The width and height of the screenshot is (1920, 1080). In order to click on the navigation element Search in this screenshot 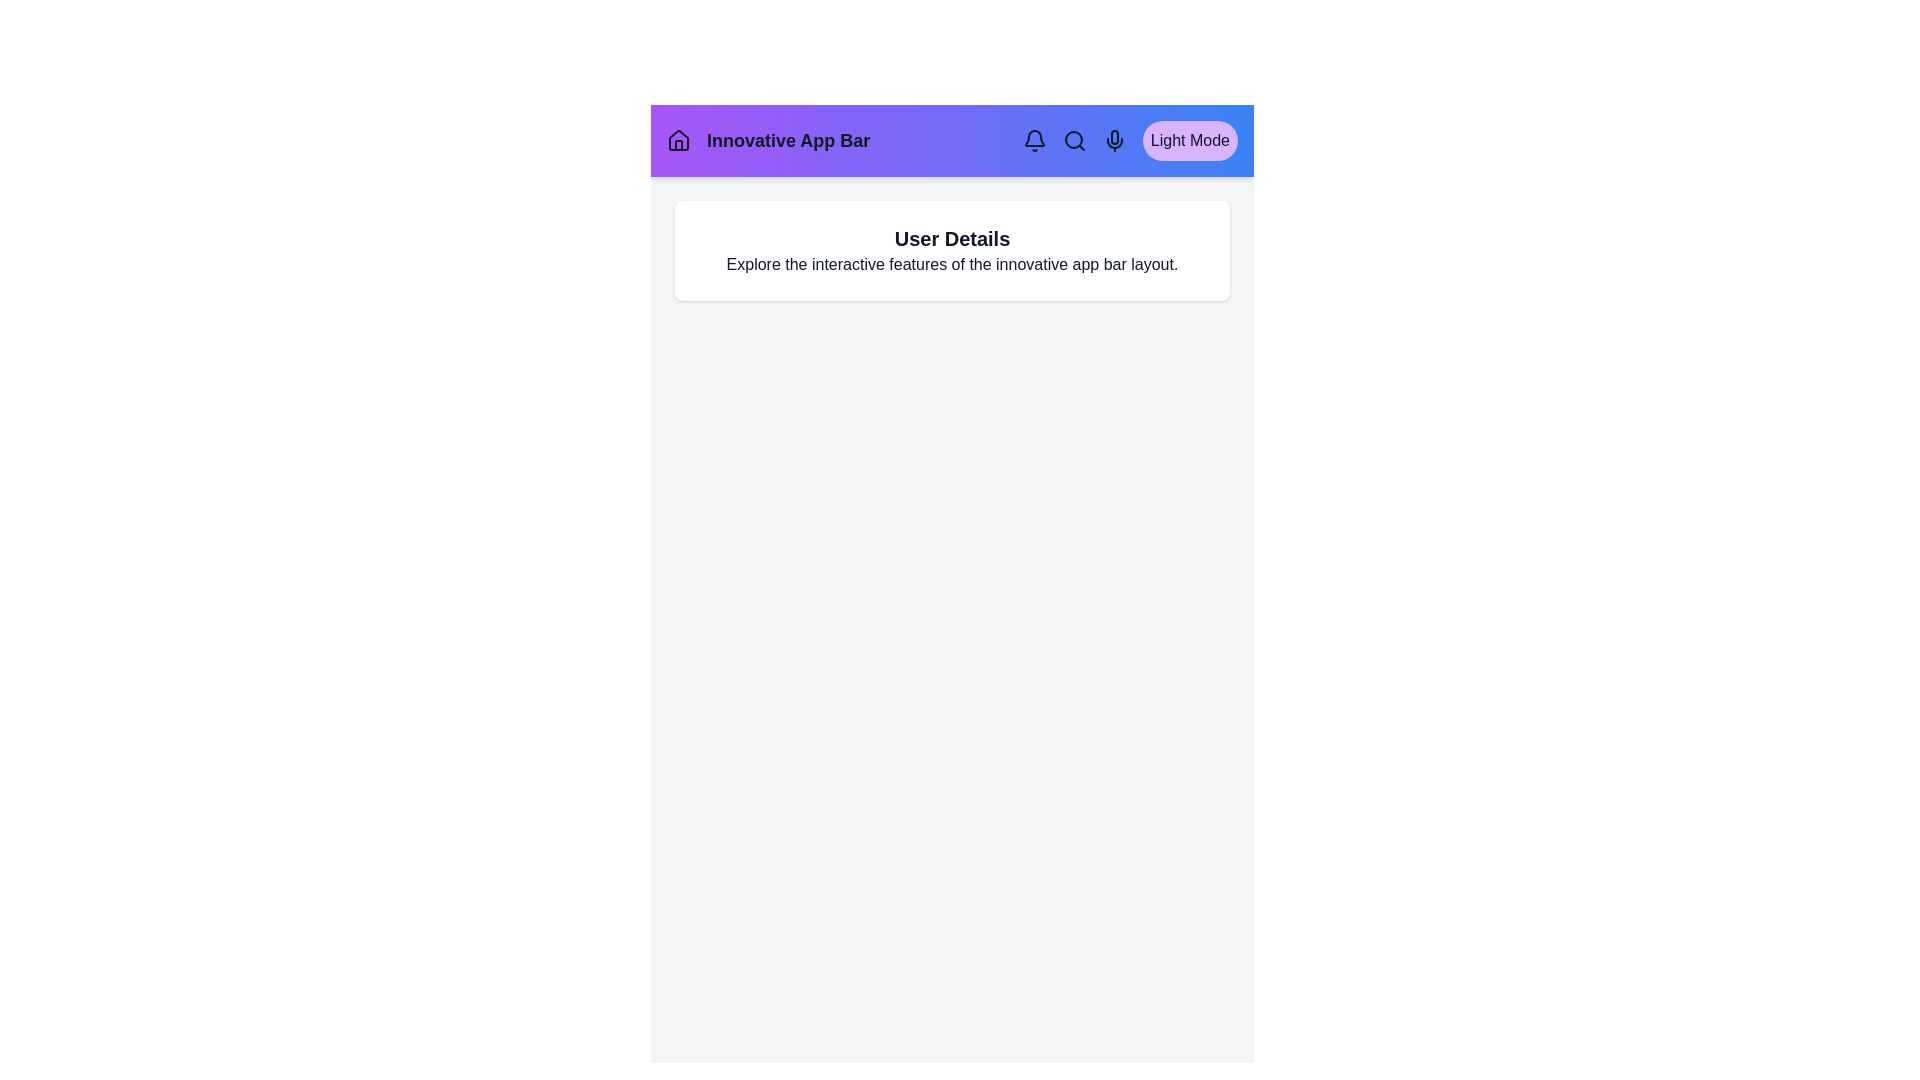, I will do `click(1073, 140)`.